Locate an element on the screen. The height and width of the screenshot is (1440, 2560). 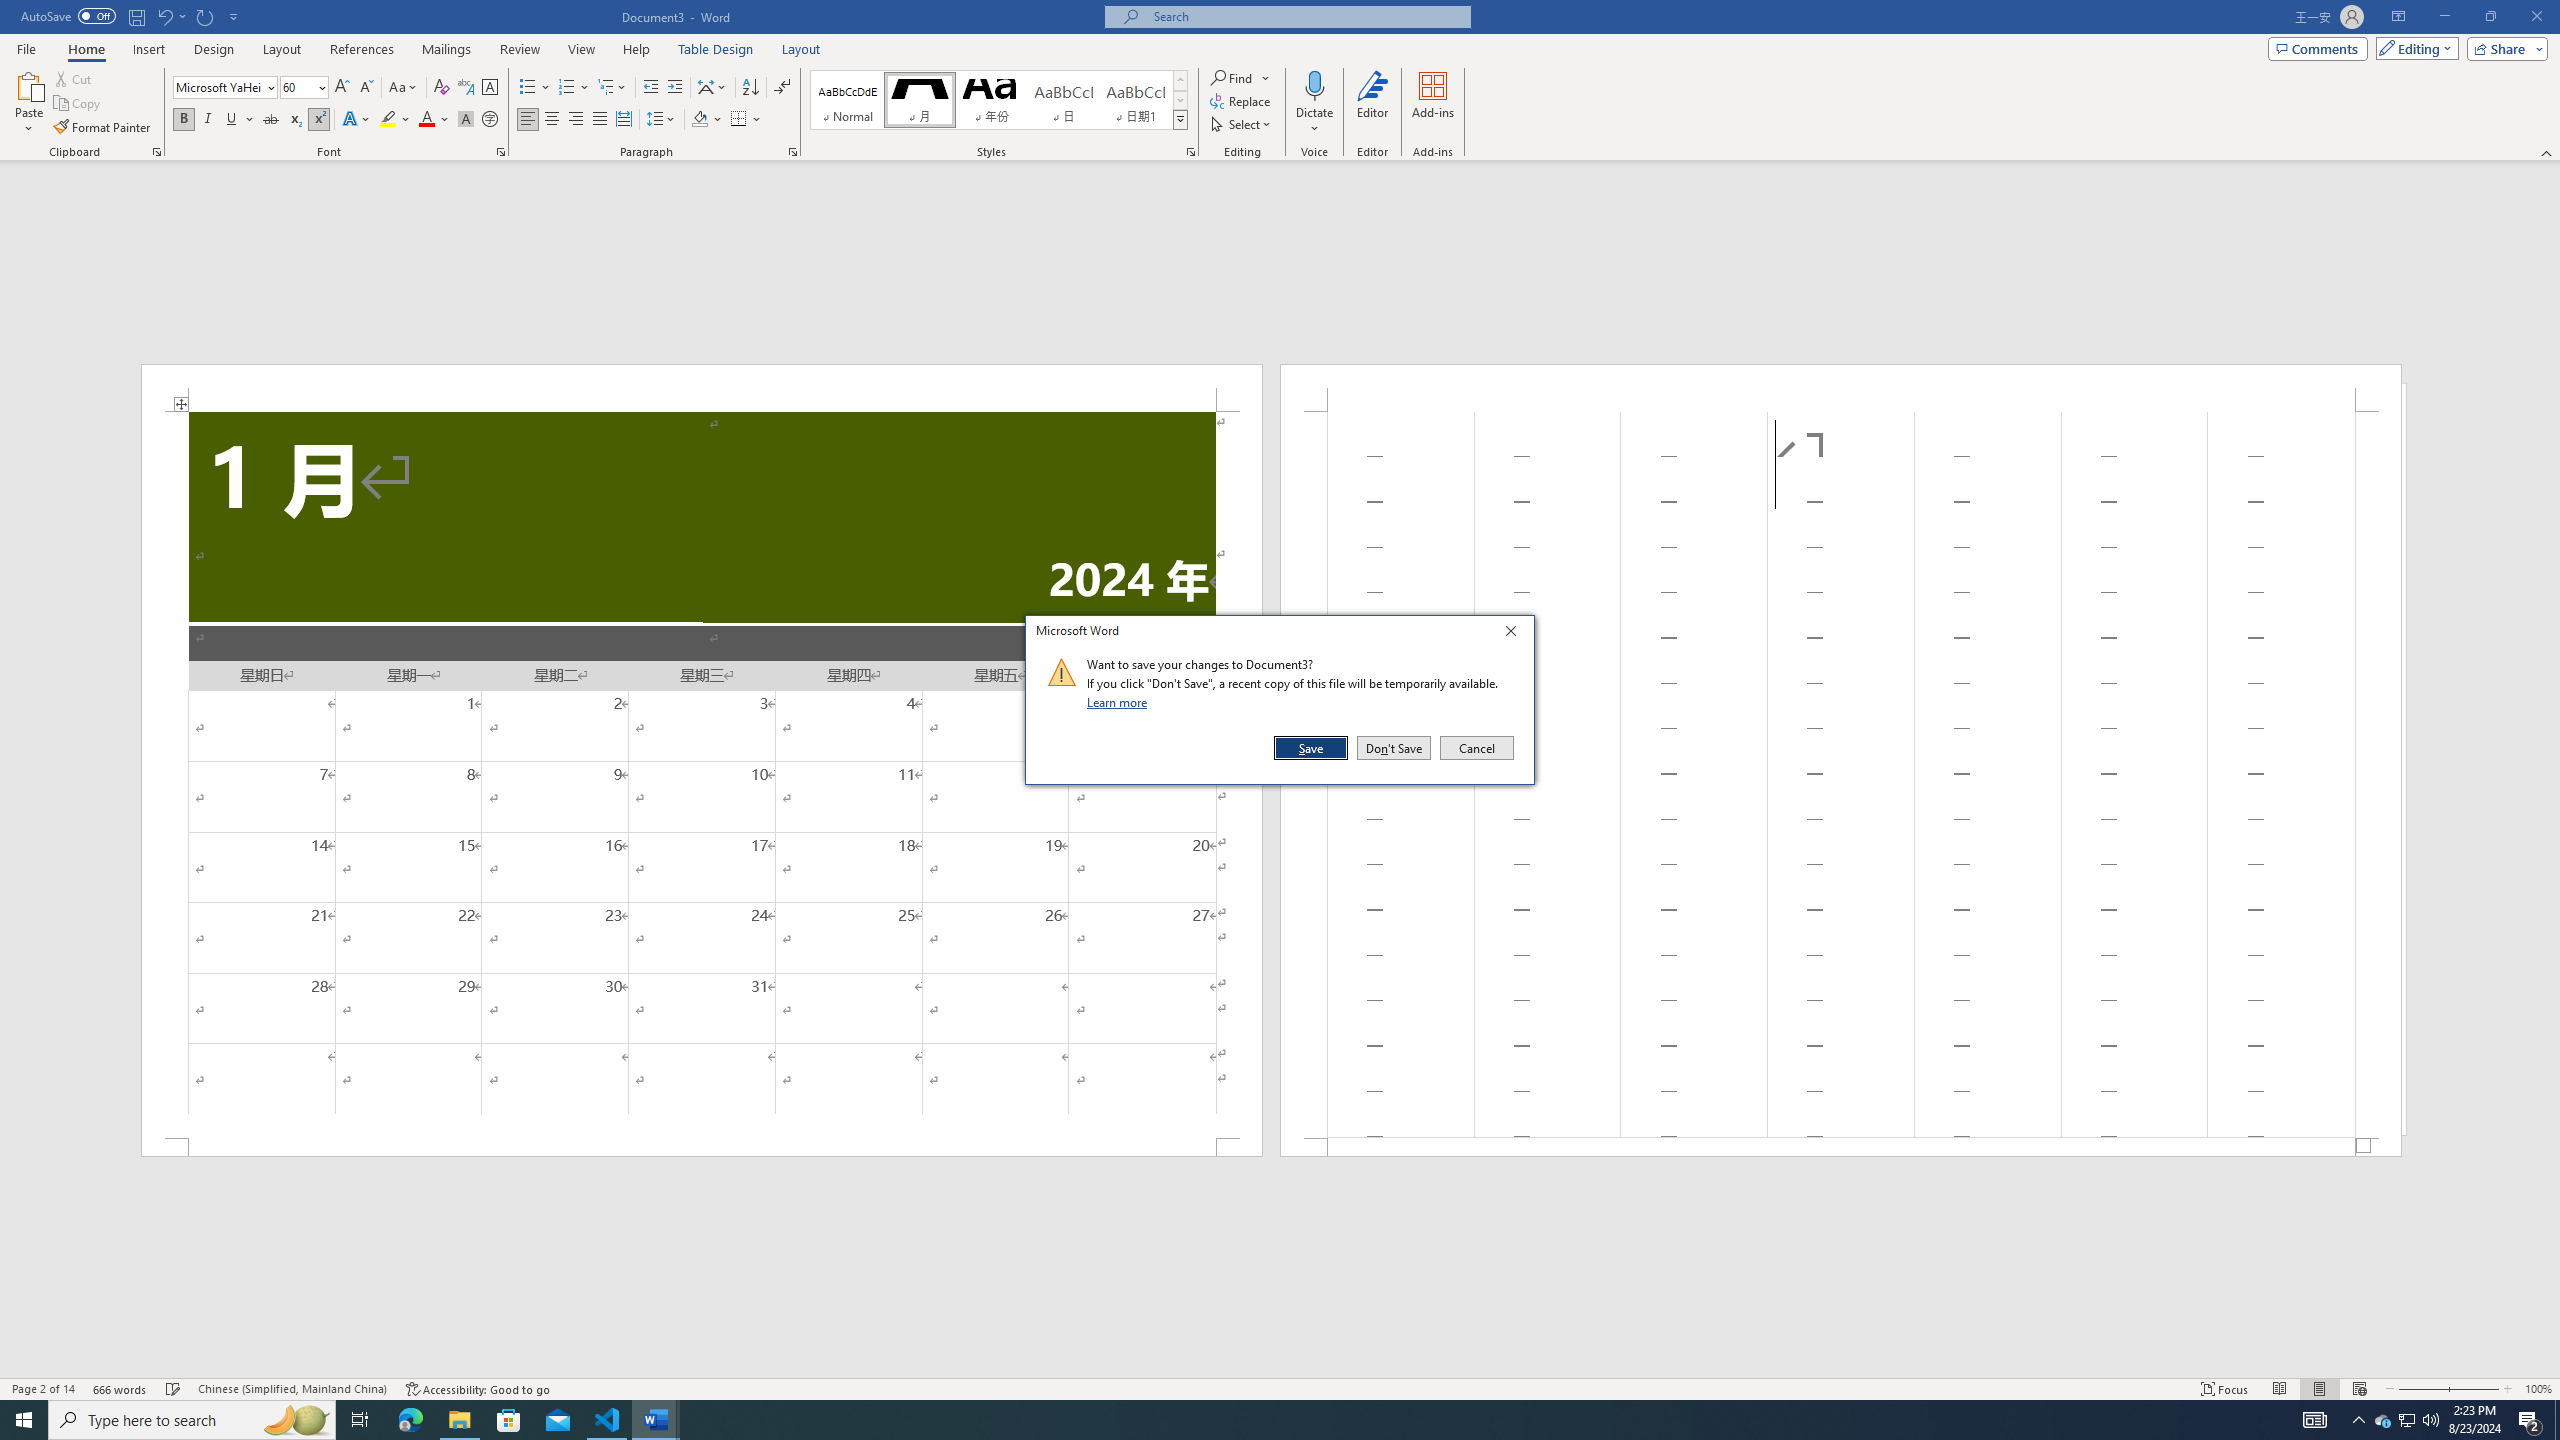
'Multilevel List' is located at coordinates (611, 87).